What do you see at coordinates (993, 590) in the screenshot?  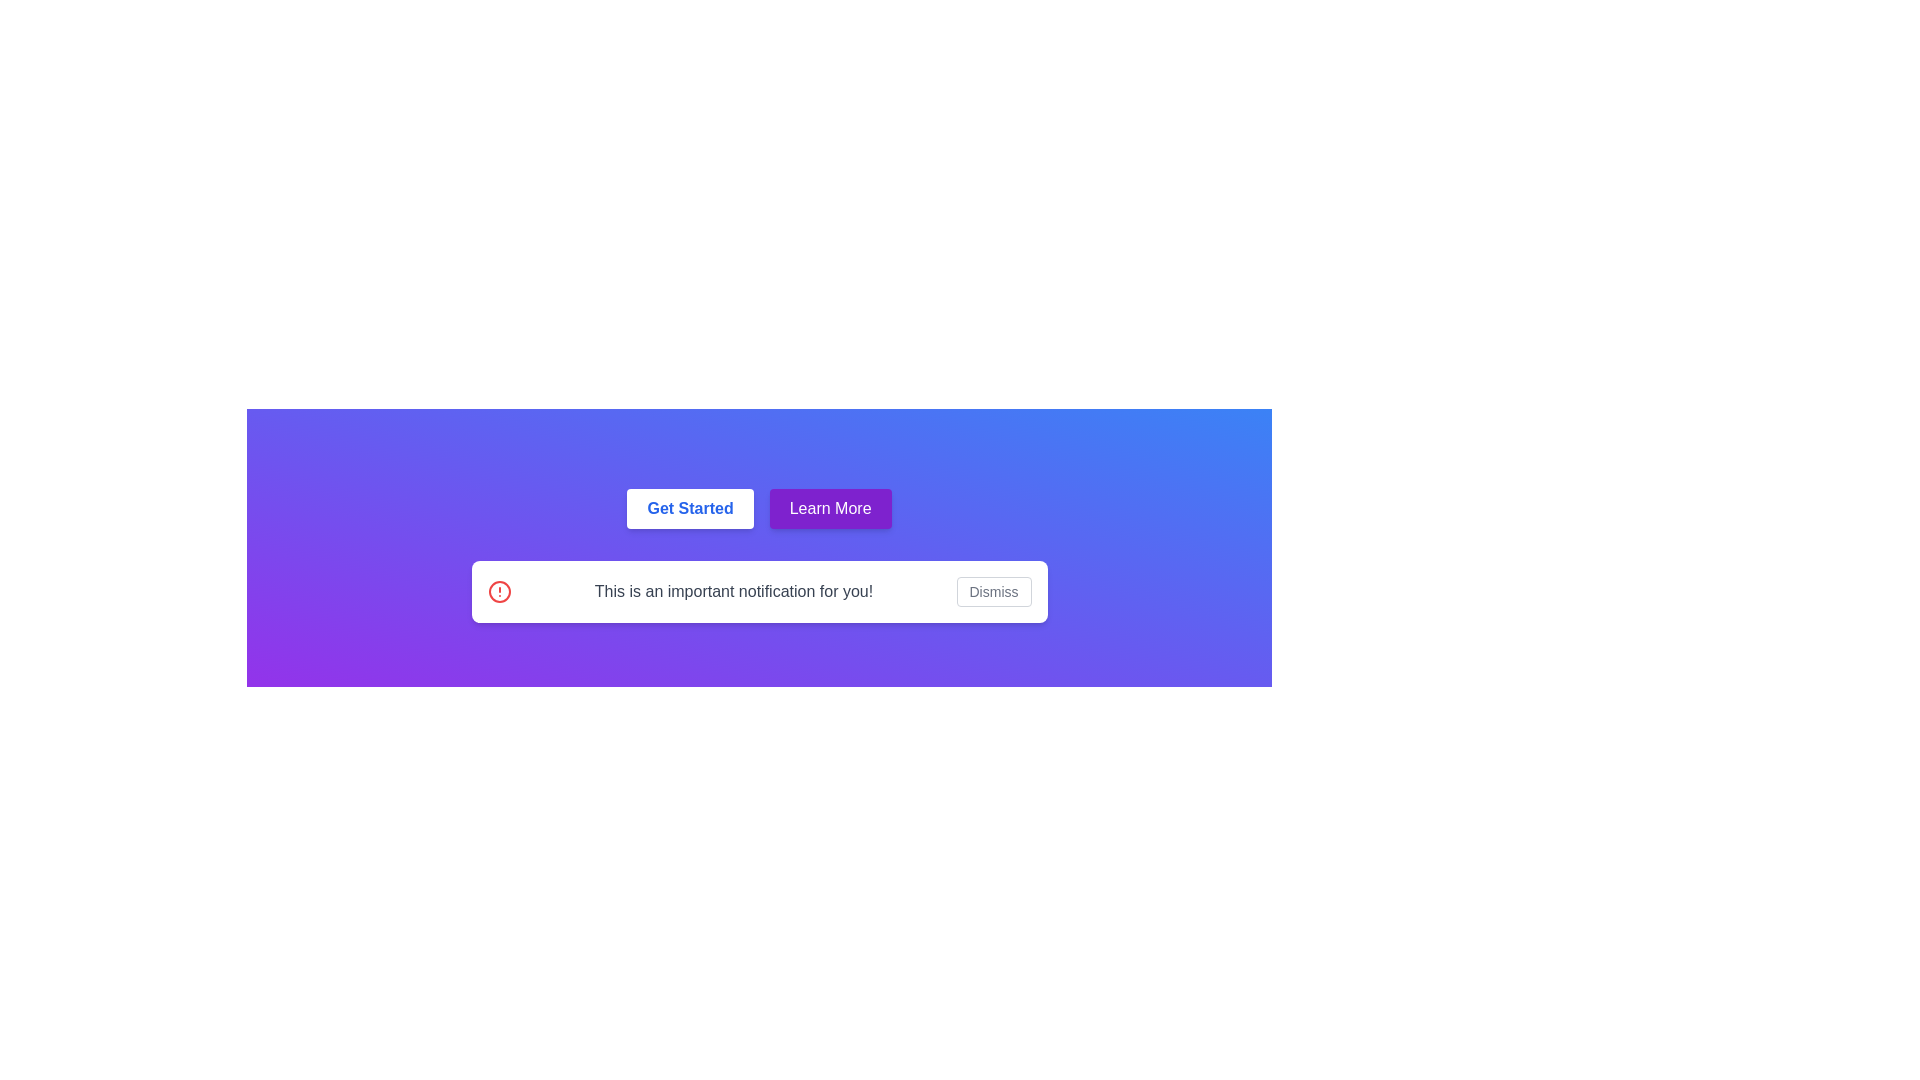 I see `the 'Dismiss' button, which is styled with a light gray border and rounded corners` at bounding box center [993, 590].